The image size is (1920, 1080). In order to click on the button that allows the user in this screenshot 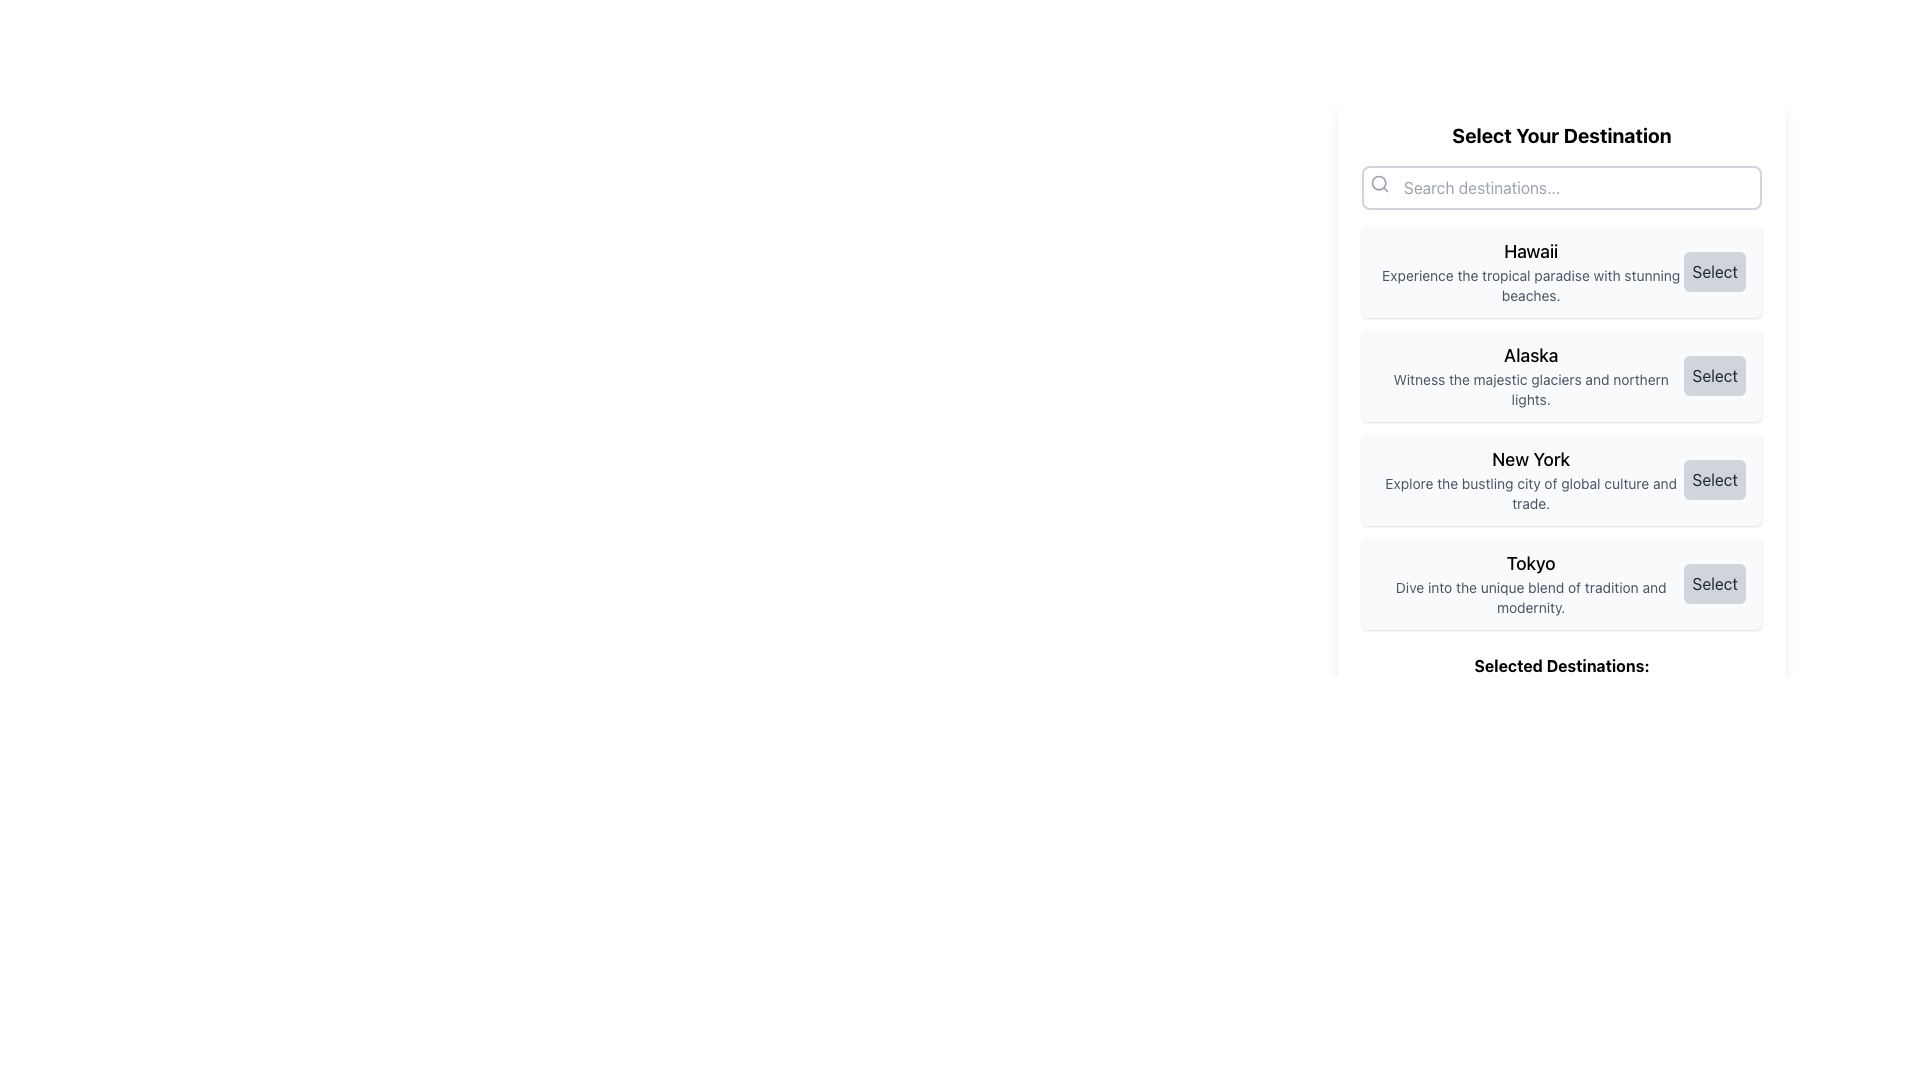, I will do `click(1713, 479)`.